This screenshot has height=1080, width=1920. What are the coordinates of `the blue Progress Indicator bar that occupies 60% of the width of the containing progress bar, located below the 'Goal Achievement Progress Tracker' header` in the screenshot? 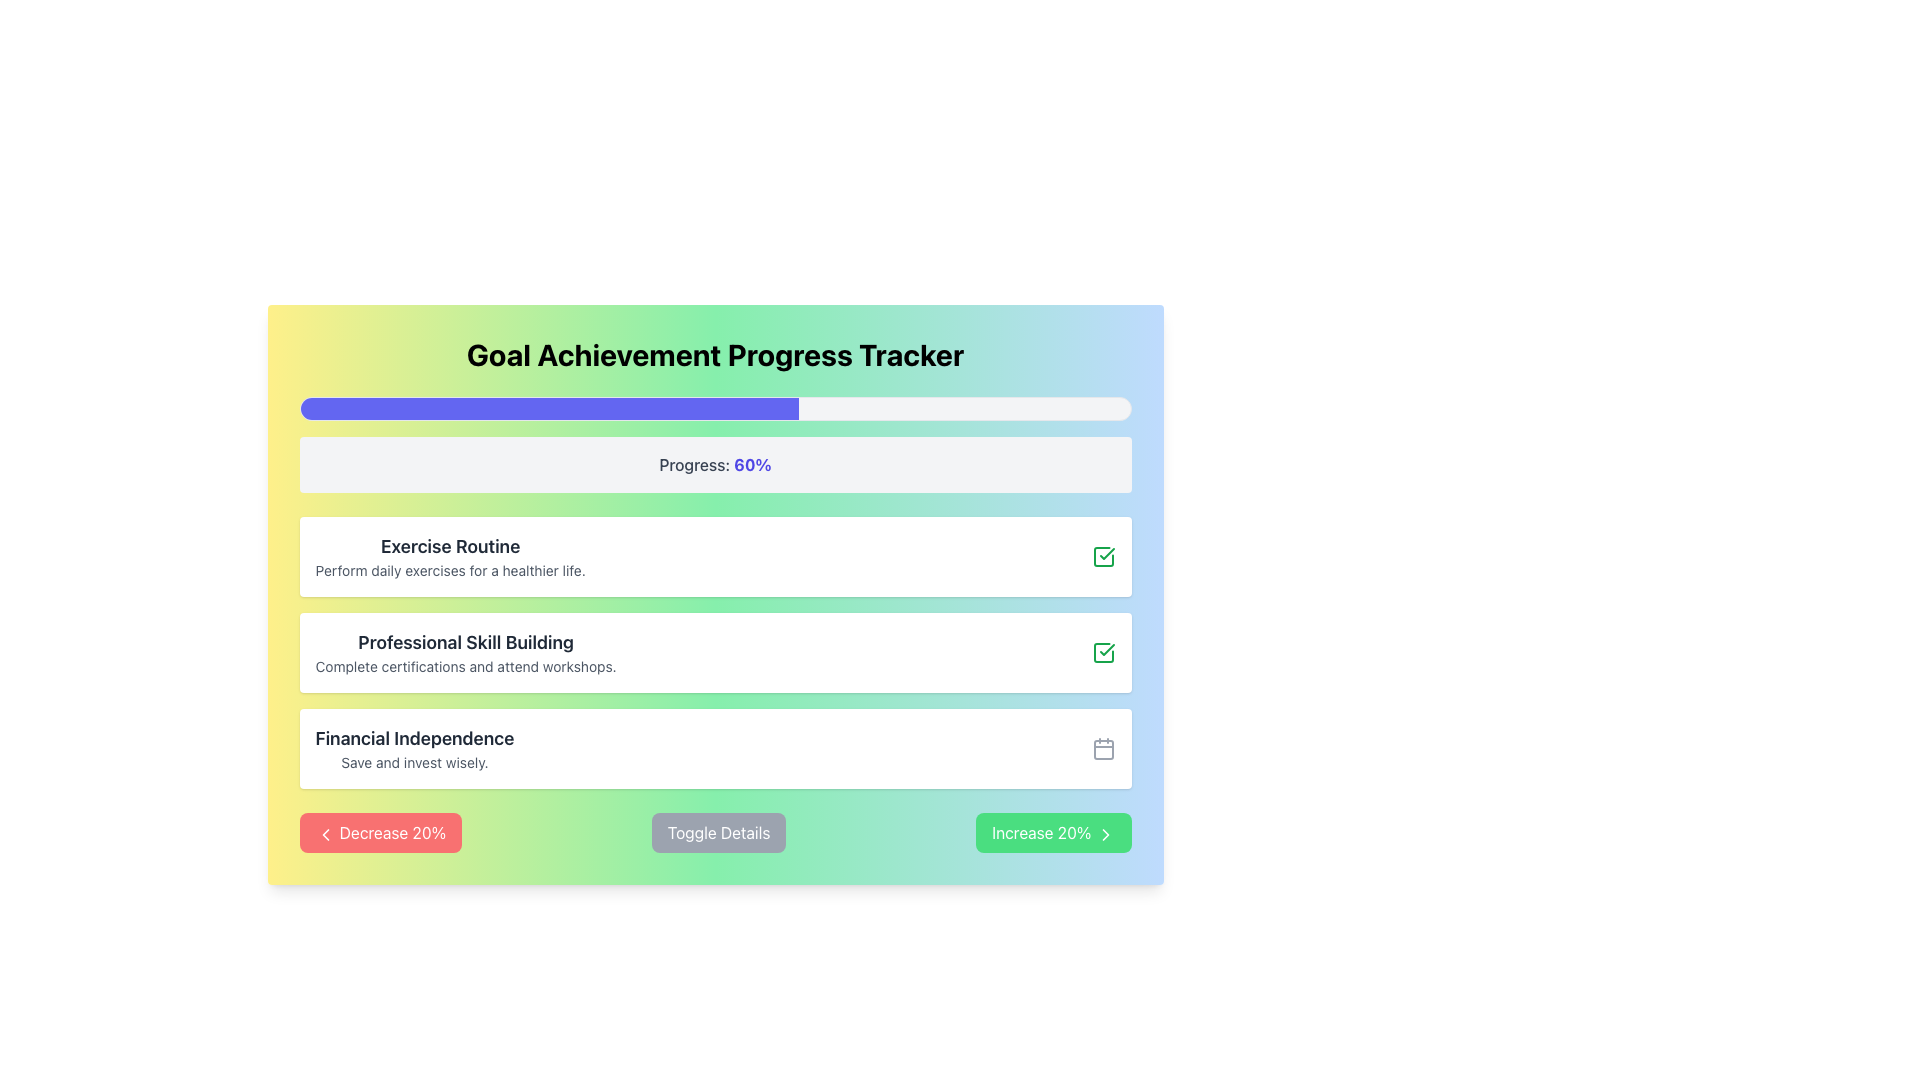 It's located at (549, 407).